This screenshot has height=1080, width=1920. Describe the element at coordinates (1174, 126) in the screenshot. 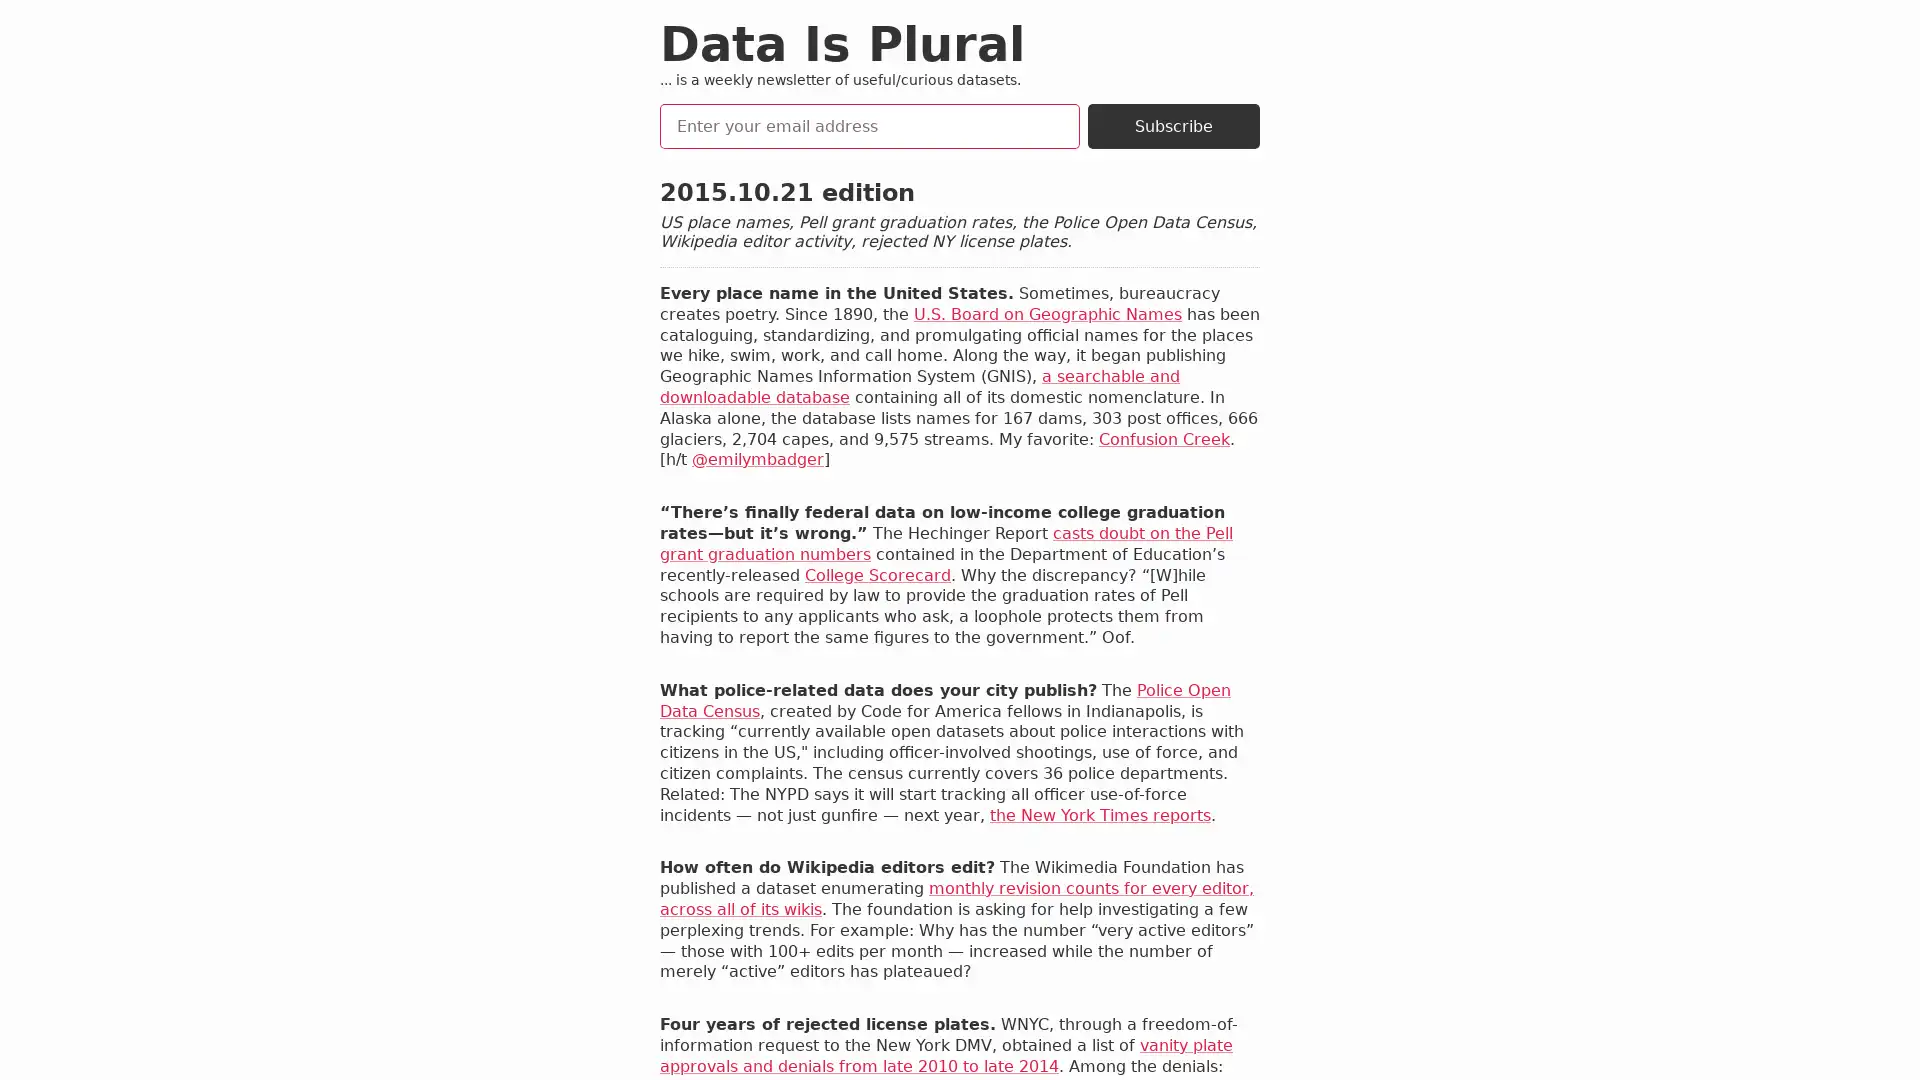

I see `Subscribe` at that location.